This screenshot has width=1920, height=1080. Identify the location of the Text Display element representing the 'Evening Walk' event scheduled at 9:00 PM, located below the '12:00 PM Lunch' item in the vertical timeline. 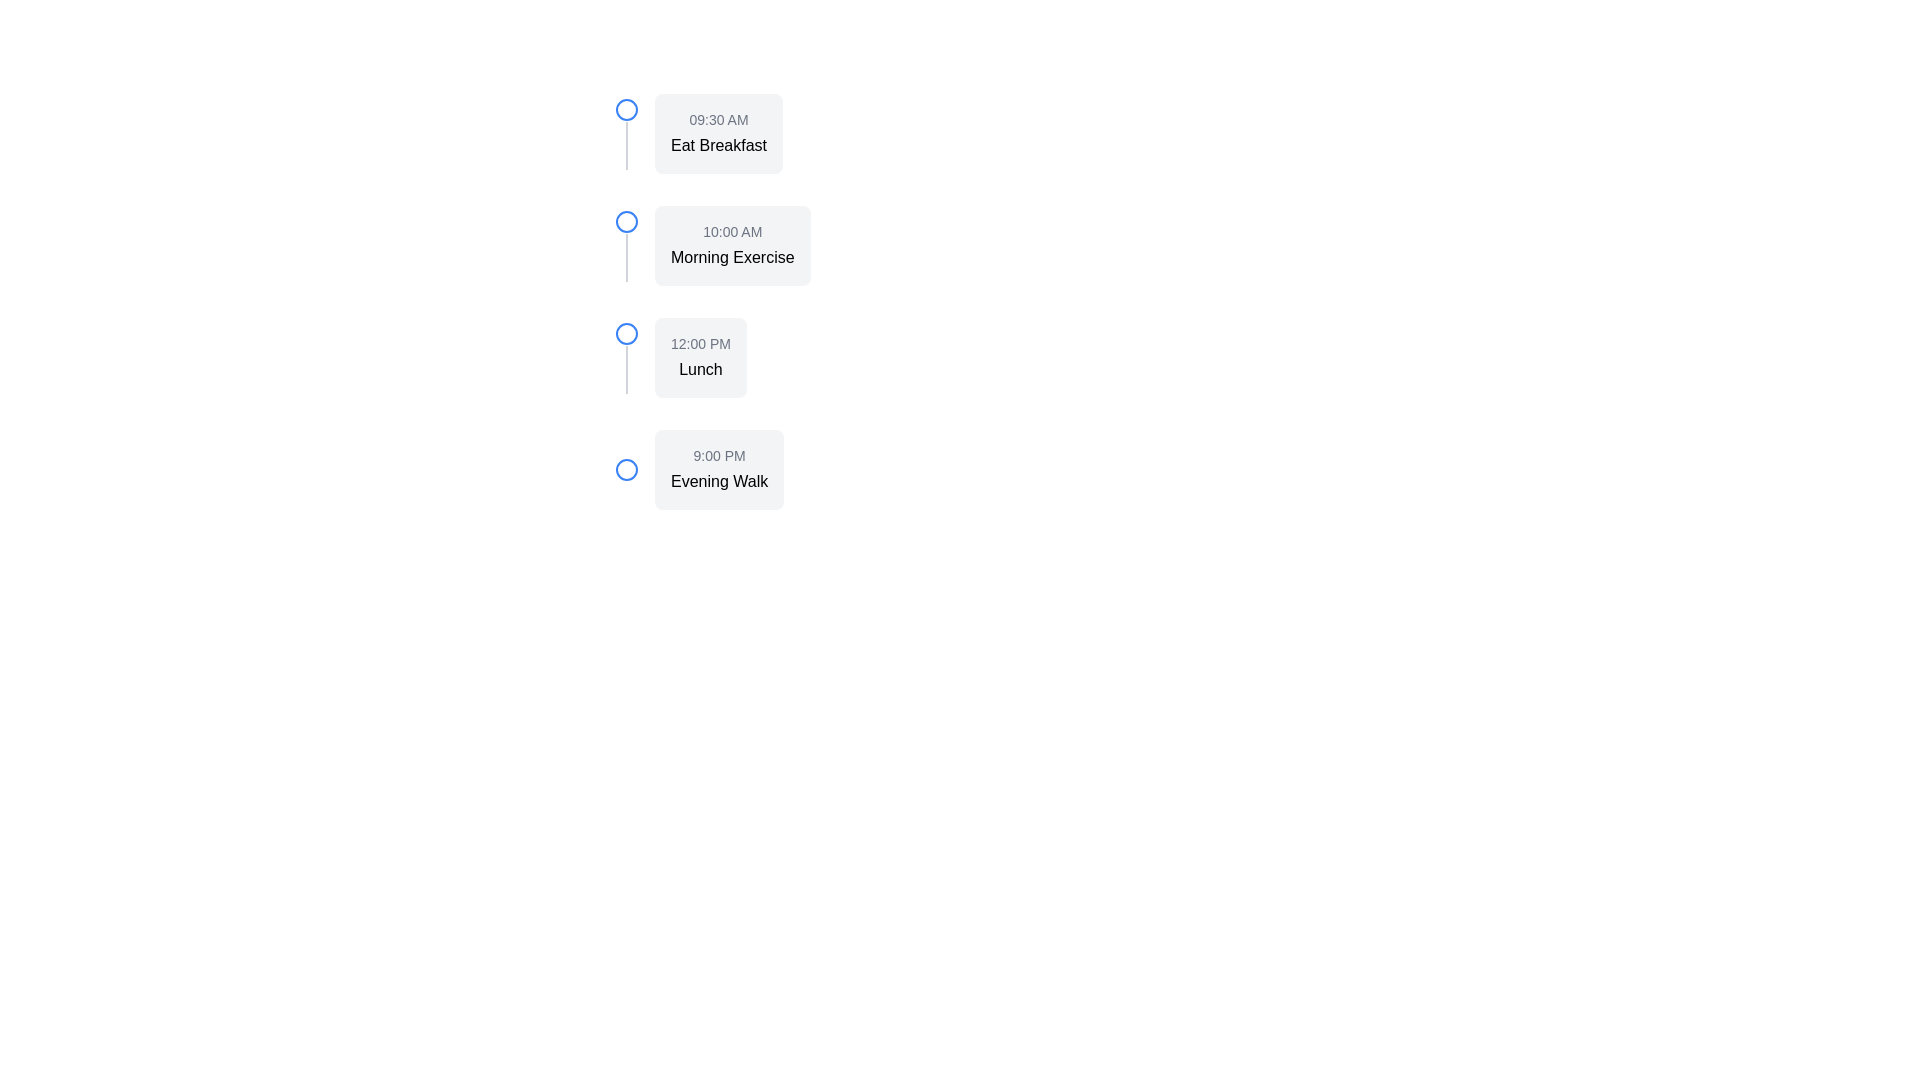
(719, 470).